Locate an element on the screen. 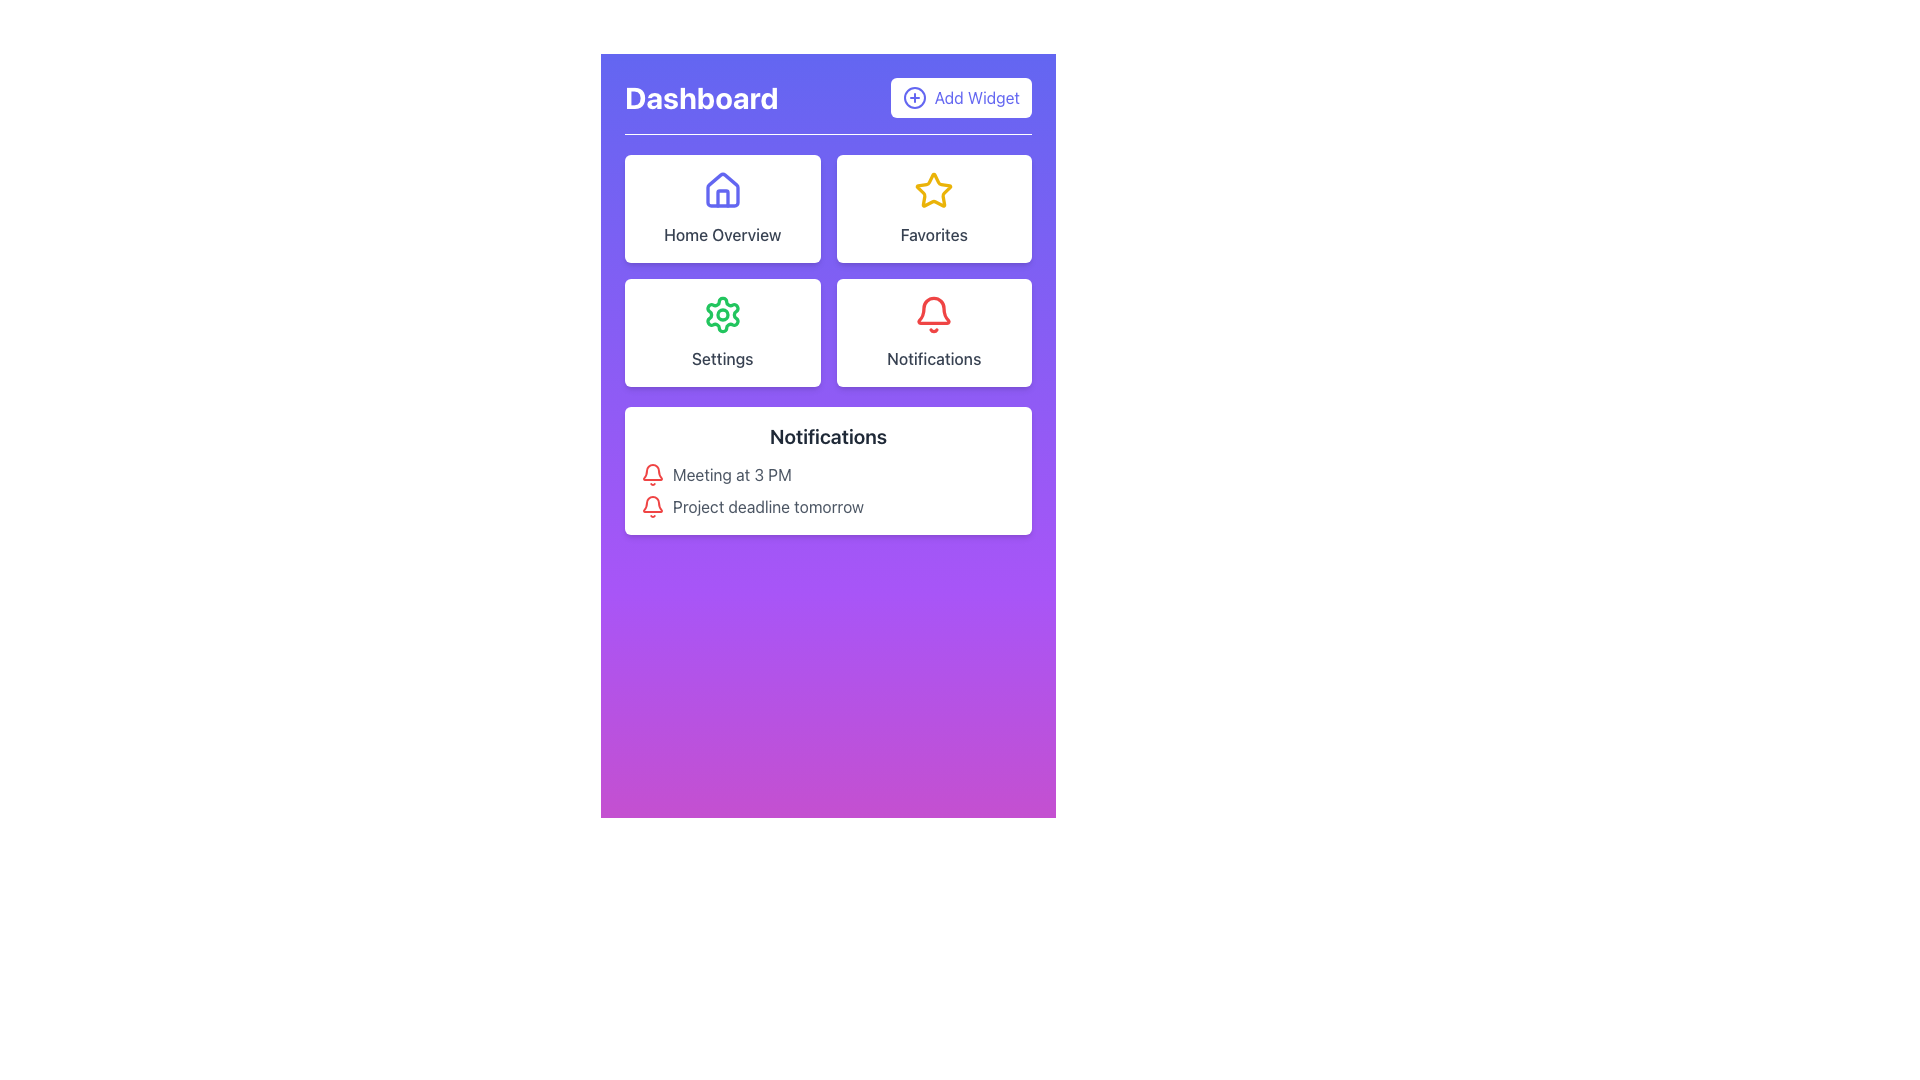  the bell icon, which indicates alerts or notifications, located to the left of the text 'Project deadline tomorrow' is located at coordinates (652, 505).